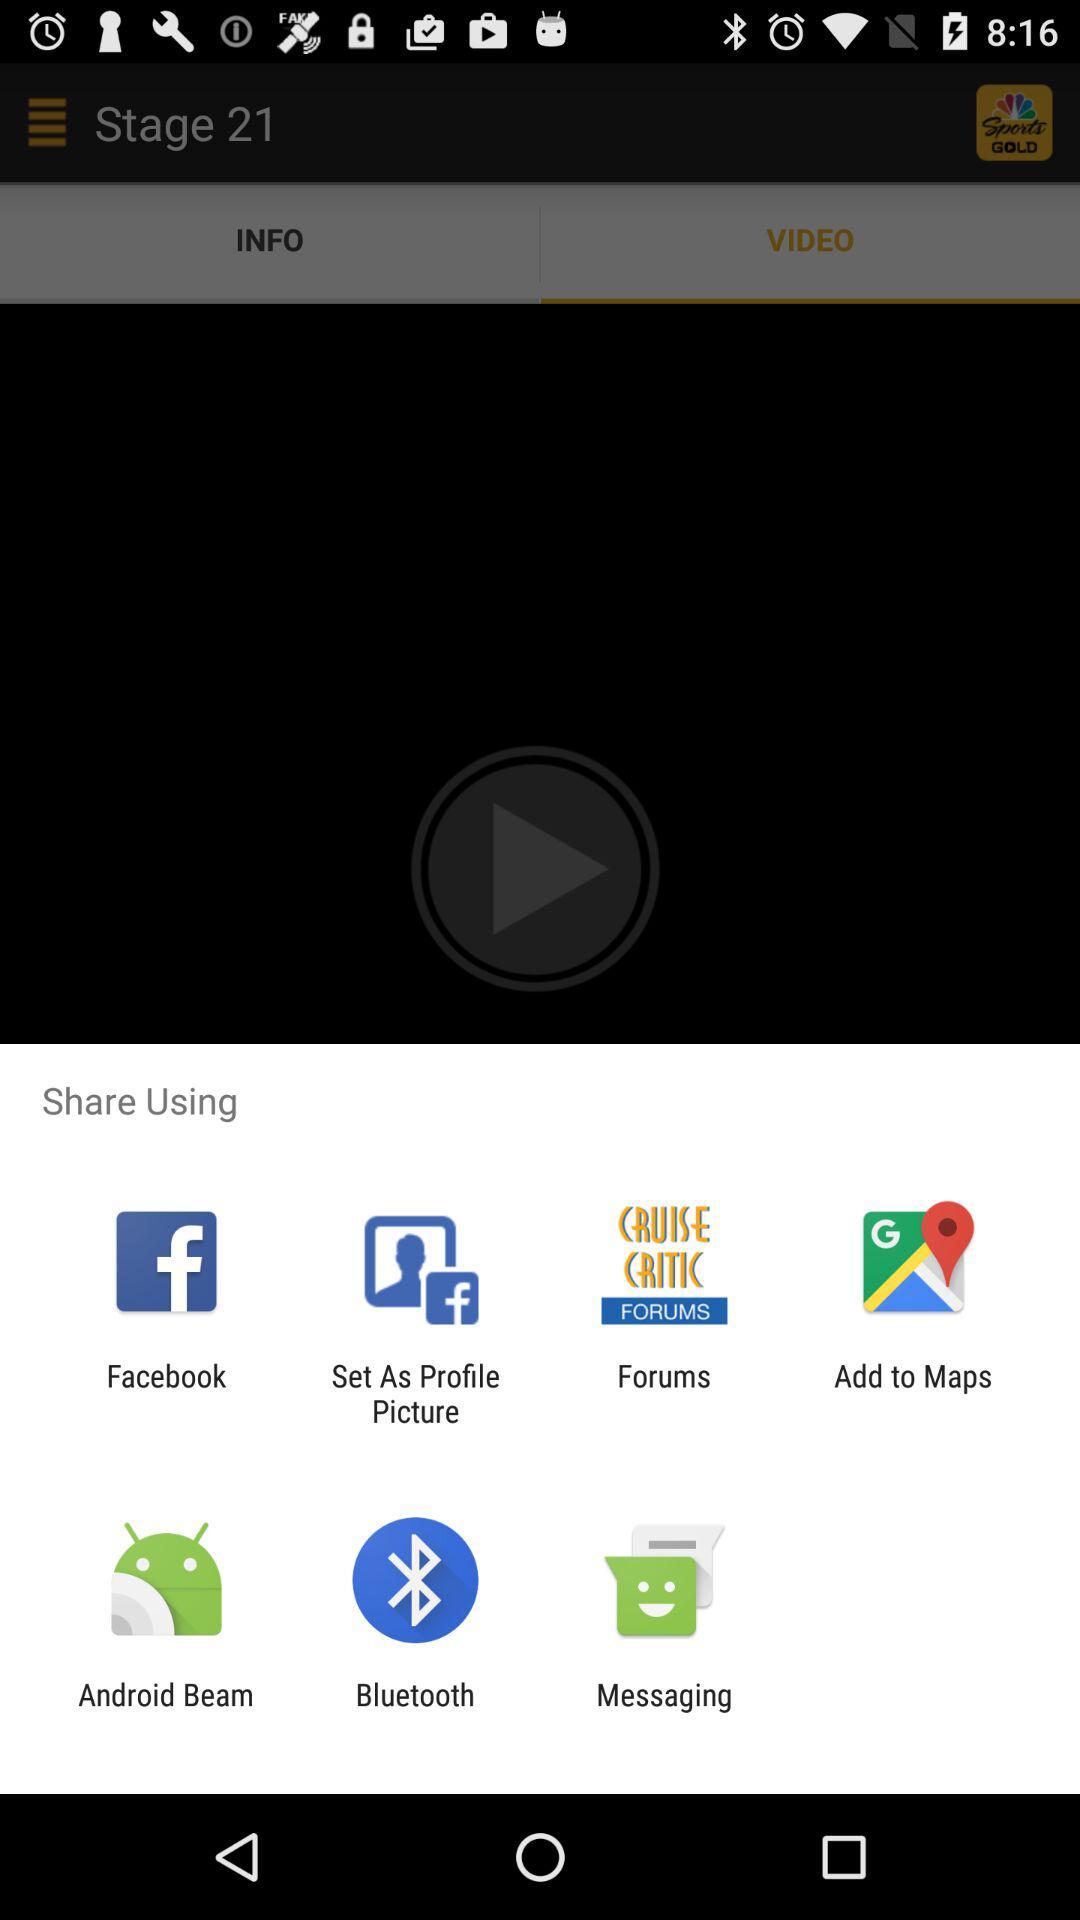  I want to click on item to the left of messaging icon, so click(414, 1711).